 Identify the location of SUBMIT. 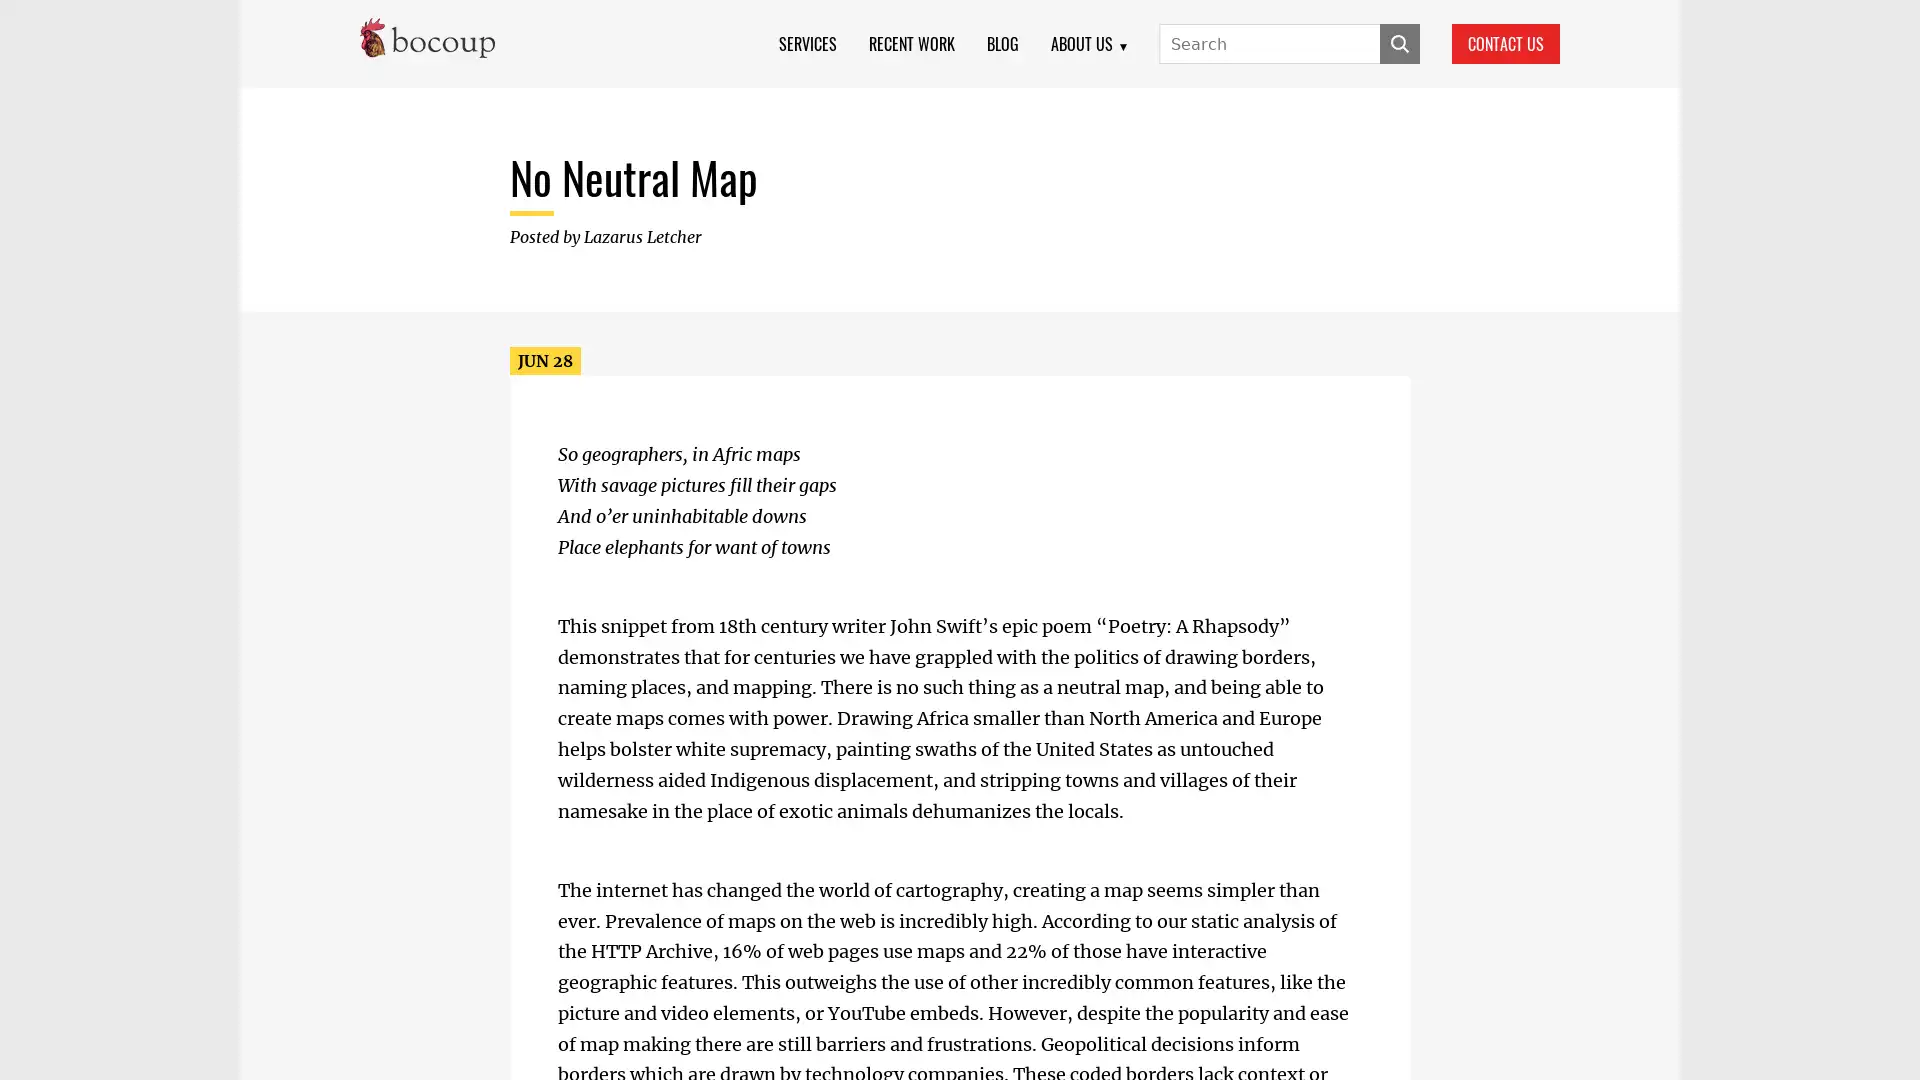
(1399, 43).